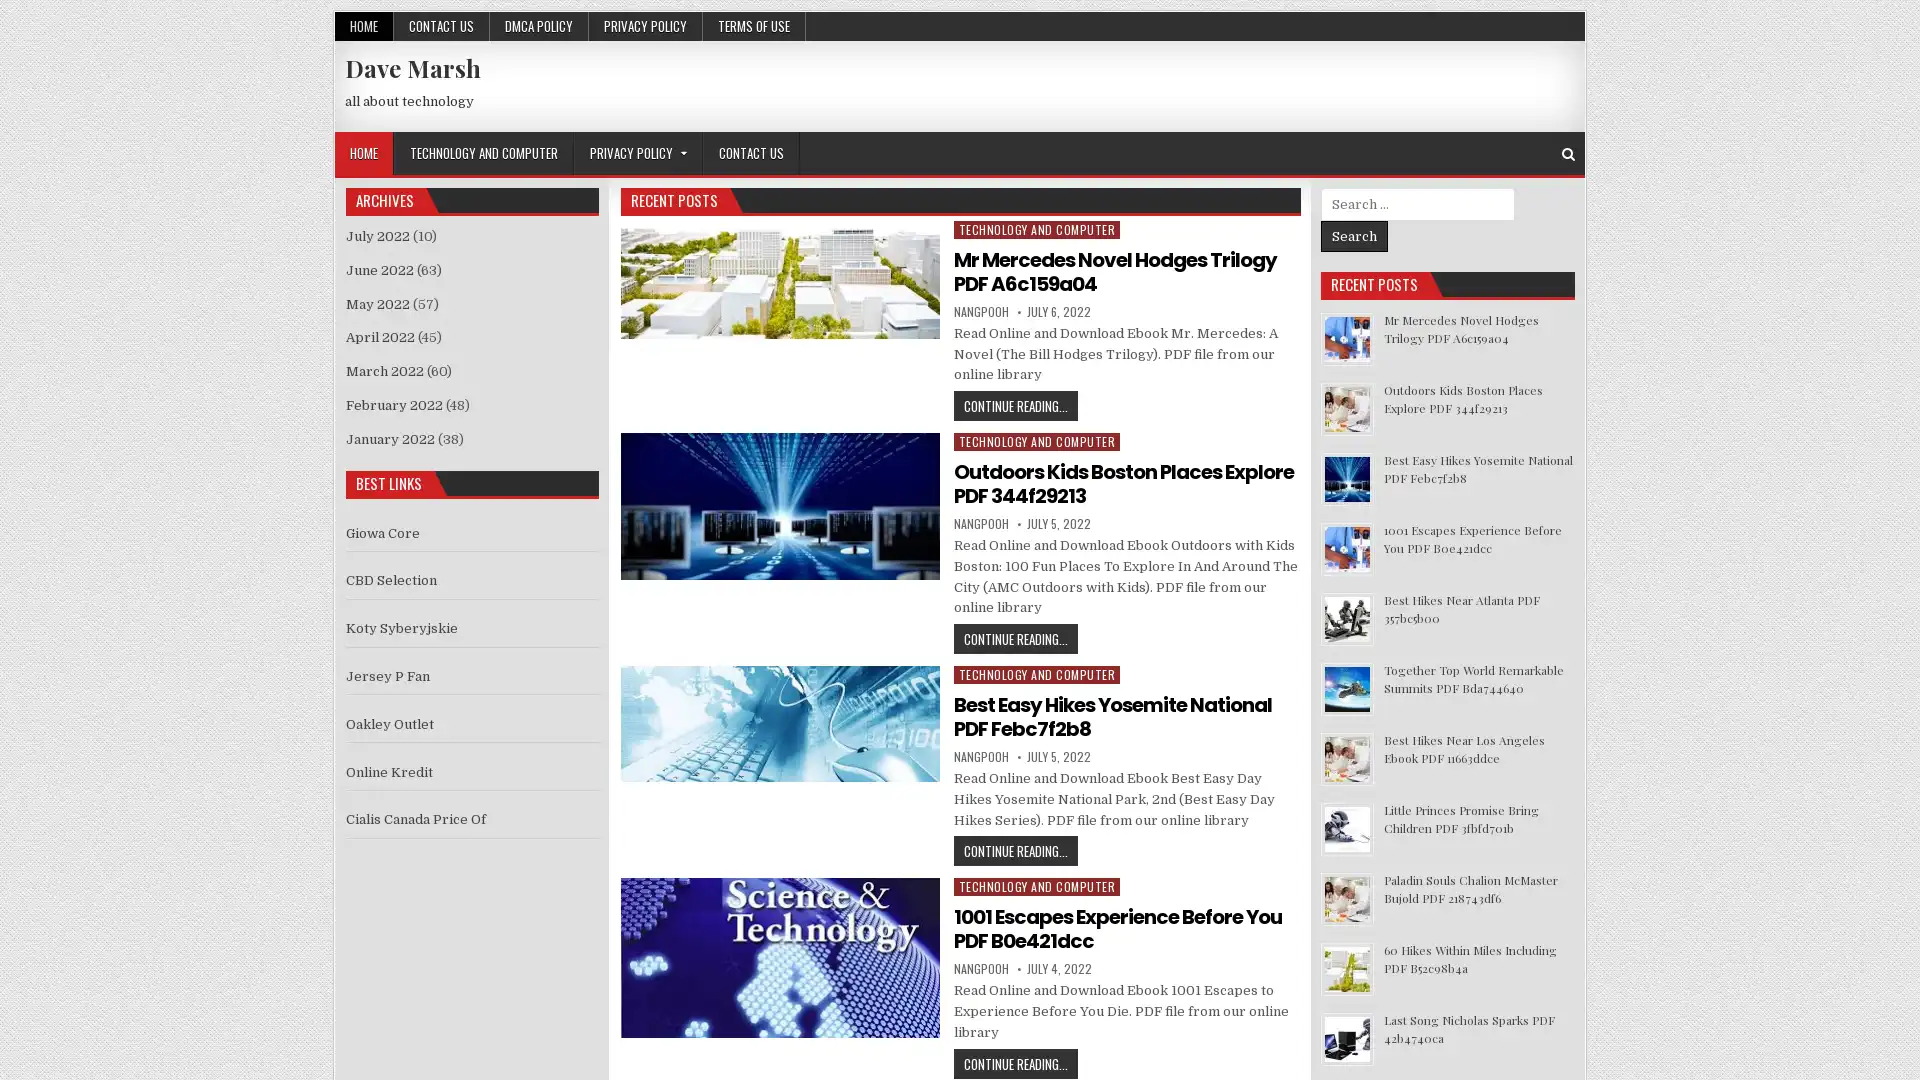 Image resolution: width=1920 pixels, height=1080 pixels. I want to click on Search, so click(1354, 235).